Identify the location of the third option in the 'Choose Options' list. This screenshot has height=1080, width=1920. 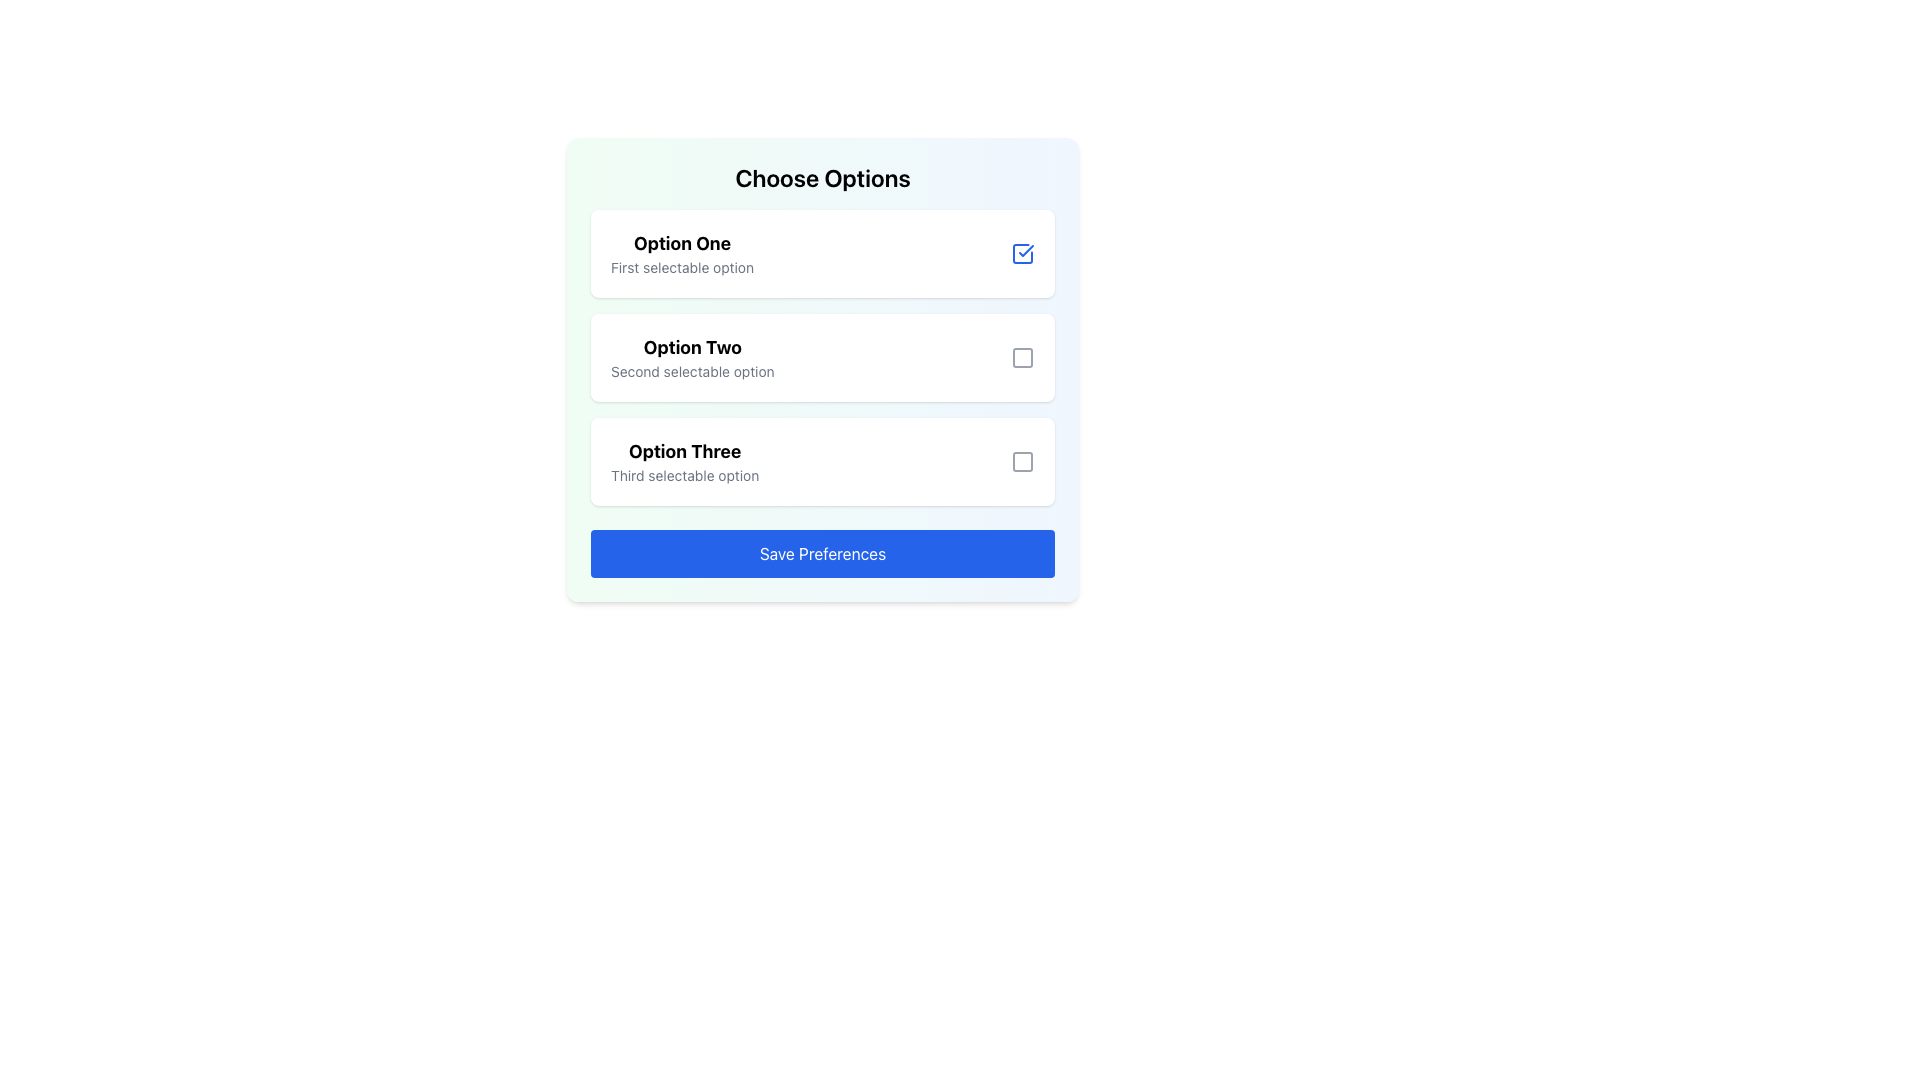
(822, 462).